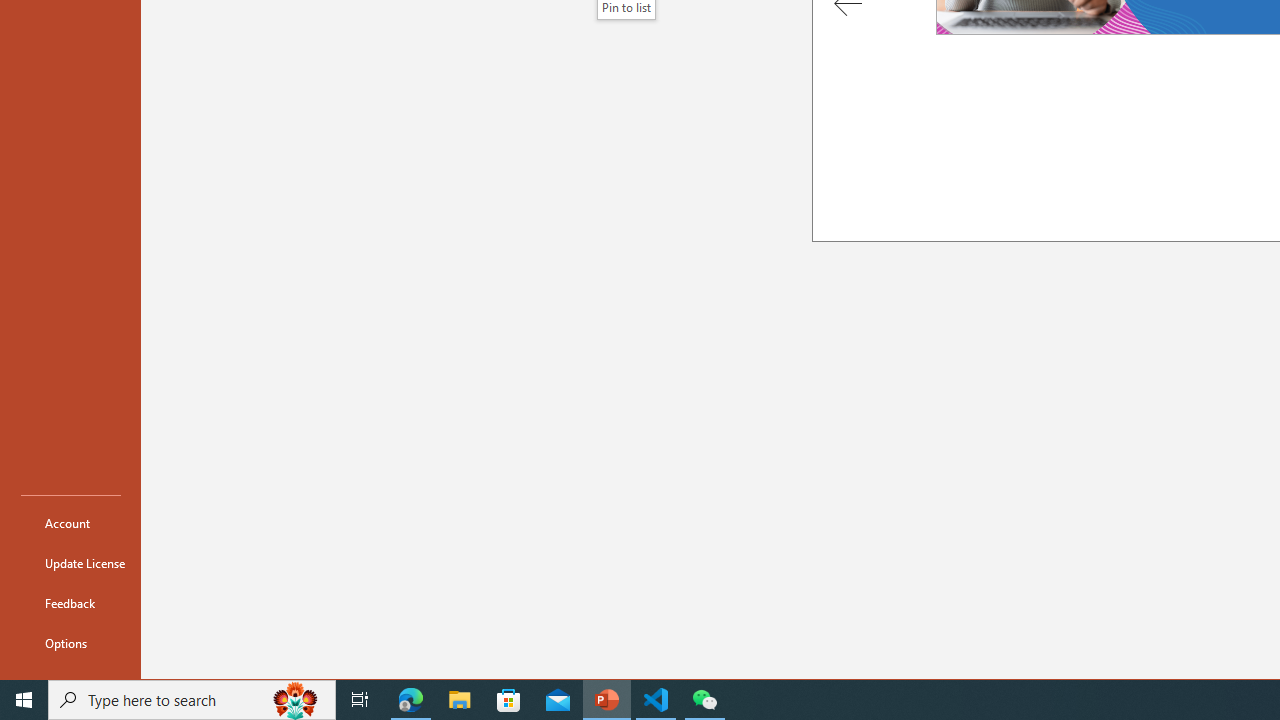 The image size is (1280, 720). I want to click on 'Microsoft Edge - 1 running window', so click(410, 698).